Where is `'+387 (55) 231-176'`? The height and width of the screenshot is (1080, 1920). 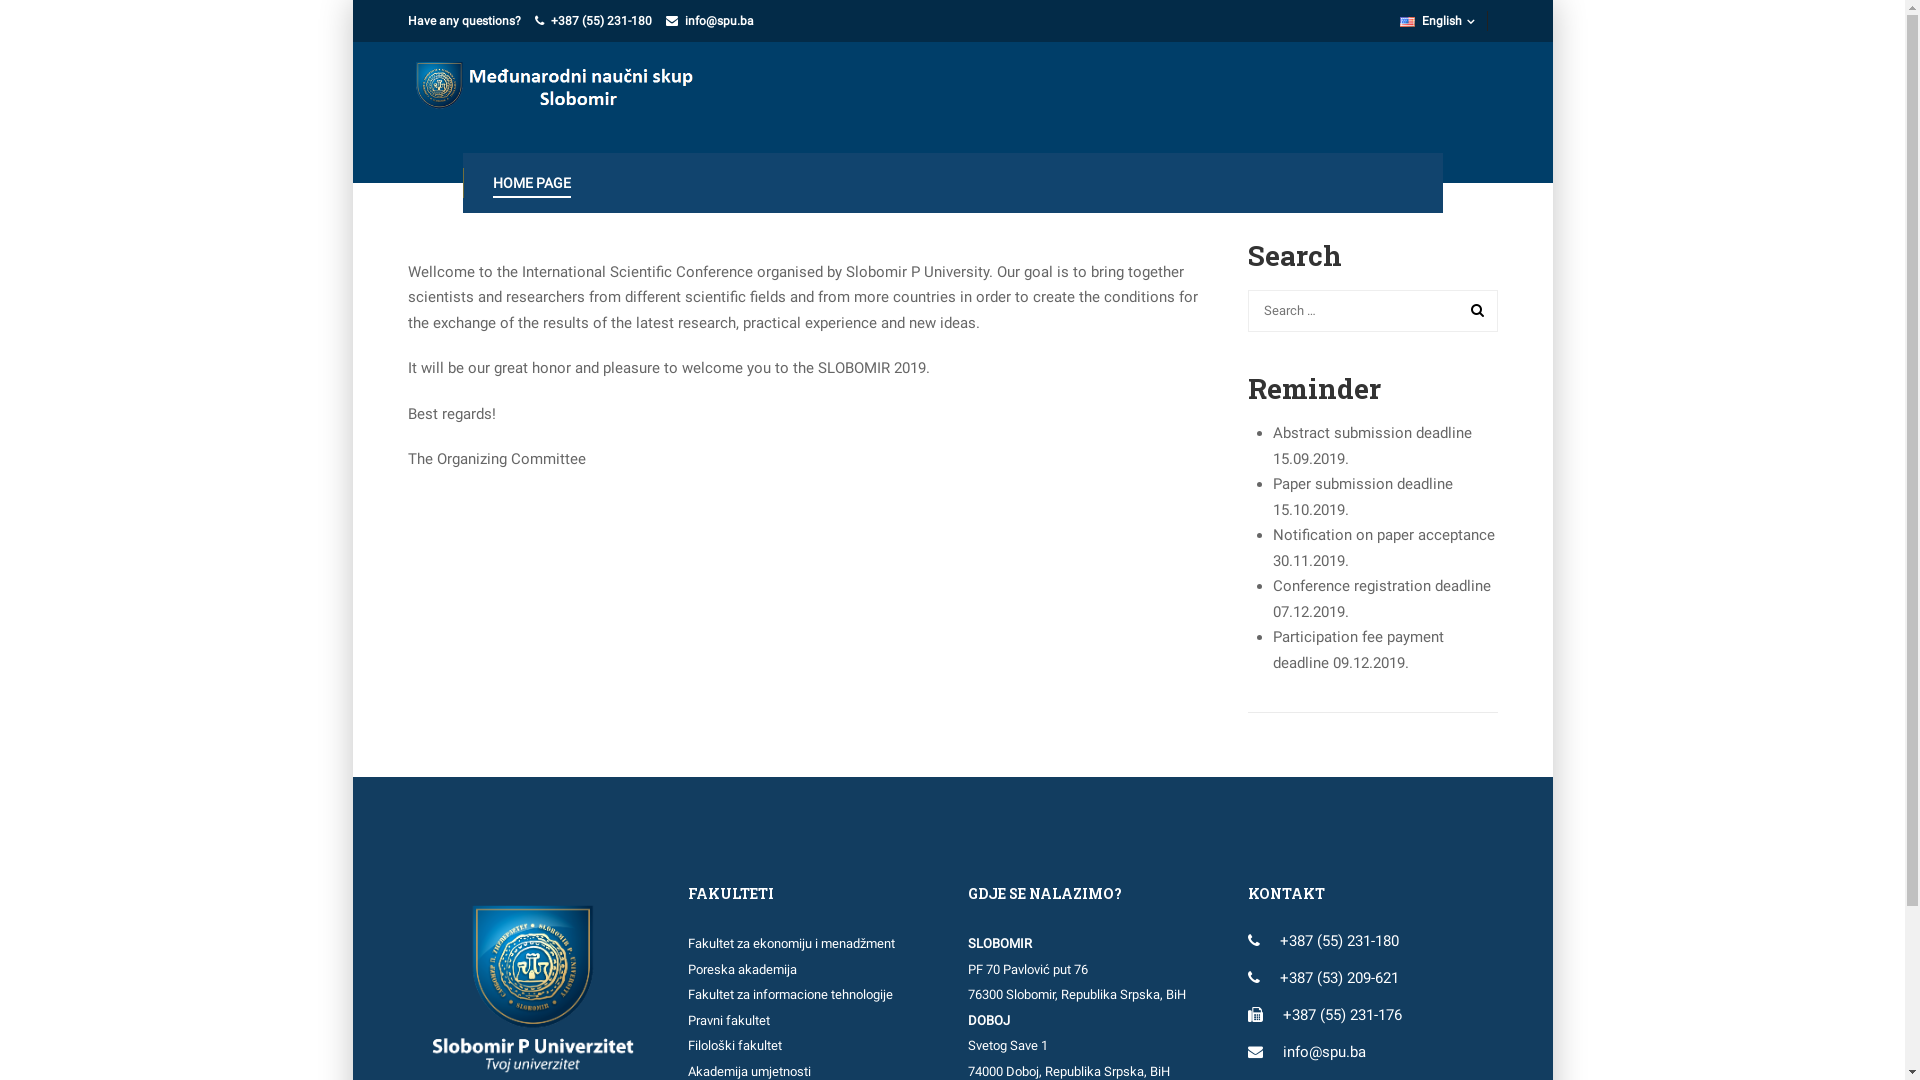 '+387 (55) 231-176' is located at coordinates (1281, 1014).